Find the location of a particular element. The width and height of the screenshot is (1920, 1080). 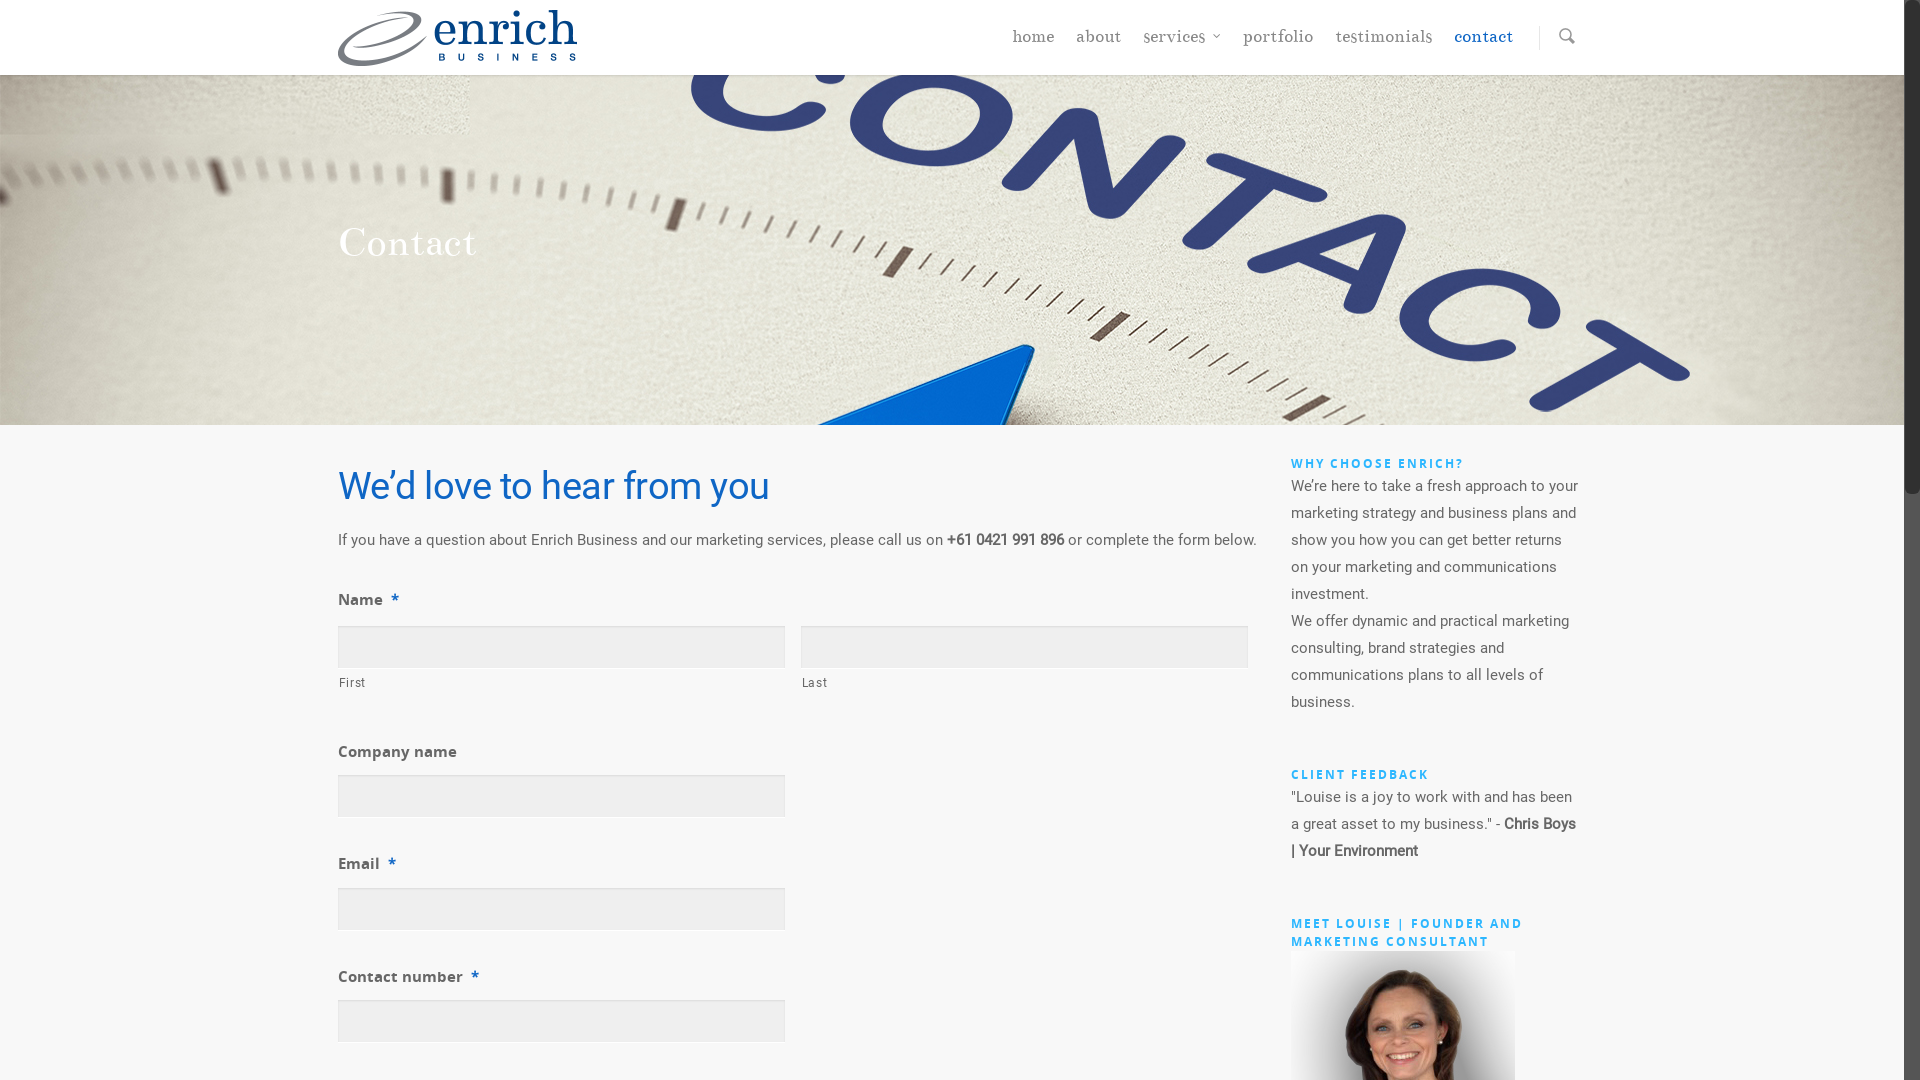

'testimonials' is located at coordinates (1324, 42).